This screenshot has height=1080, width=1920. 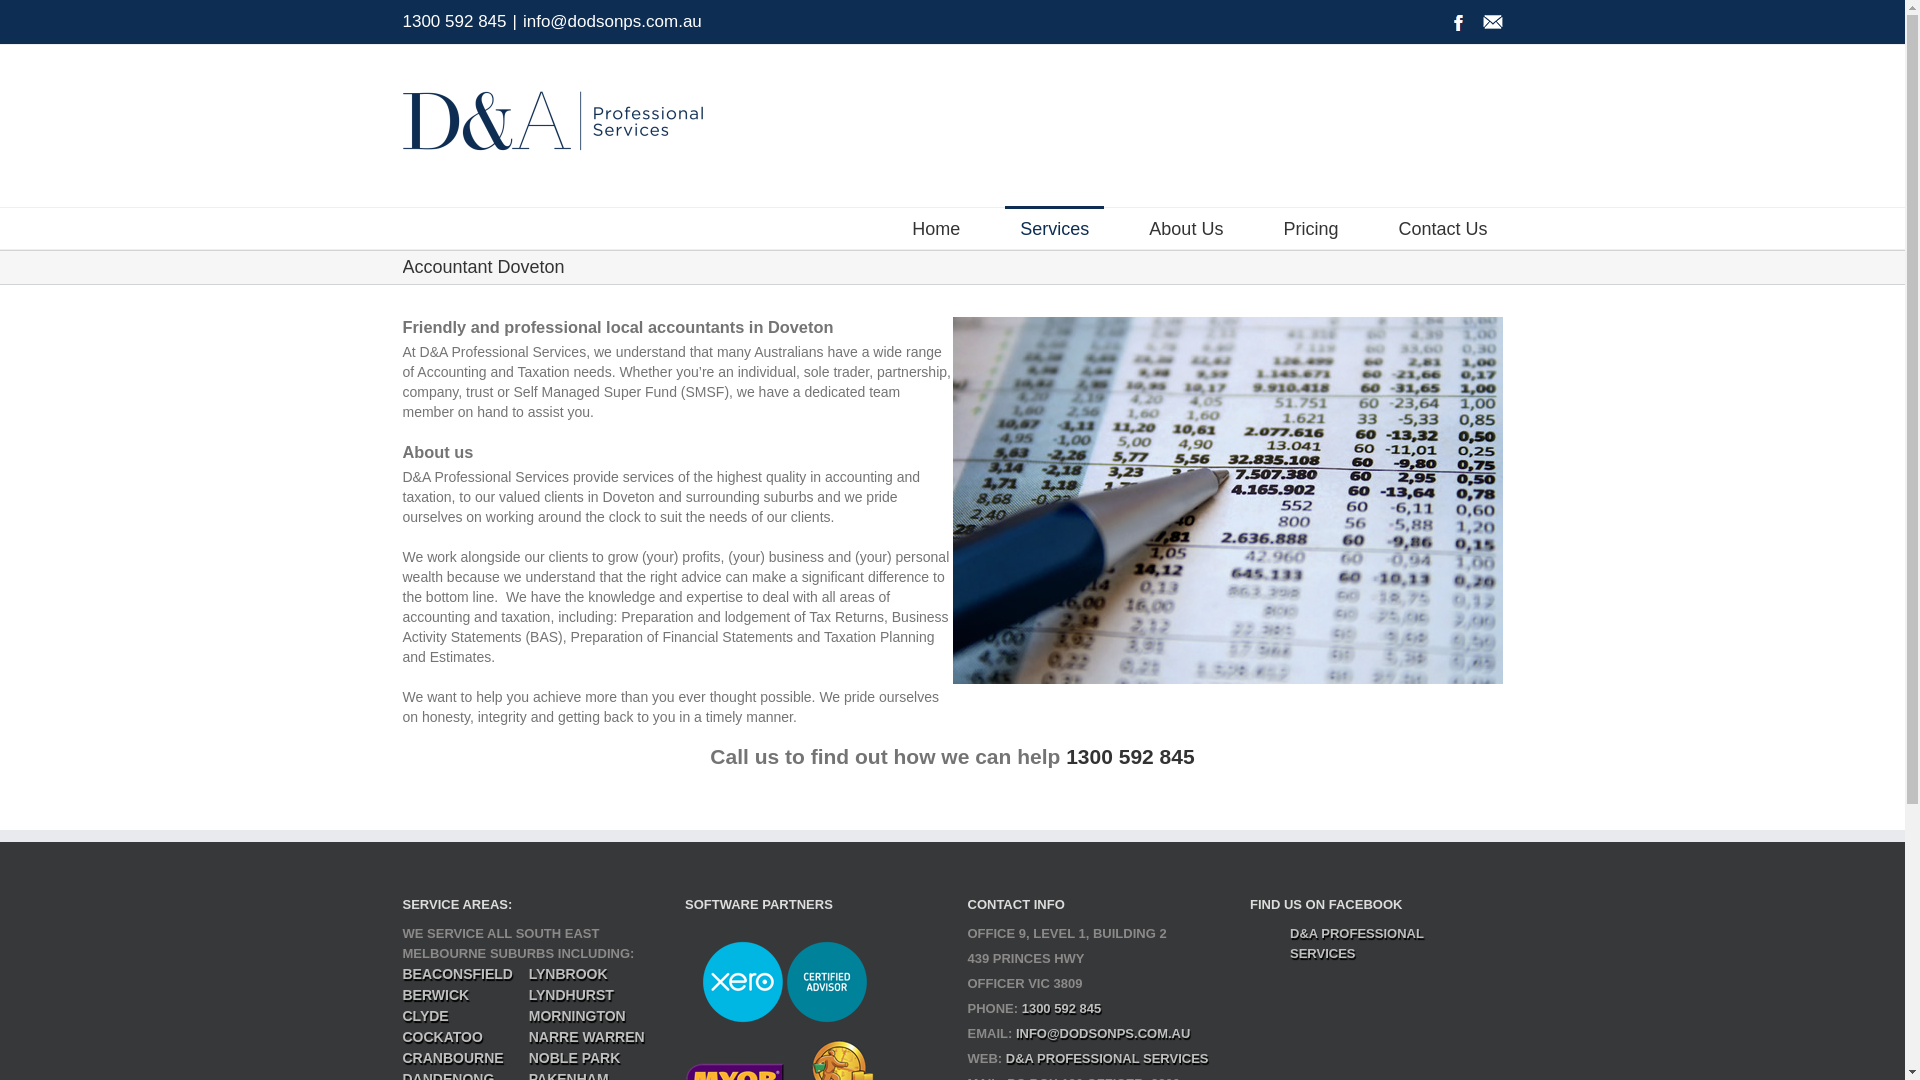 I want to click on 'info@dodsonps.com.au', so click(x=611, y=21).